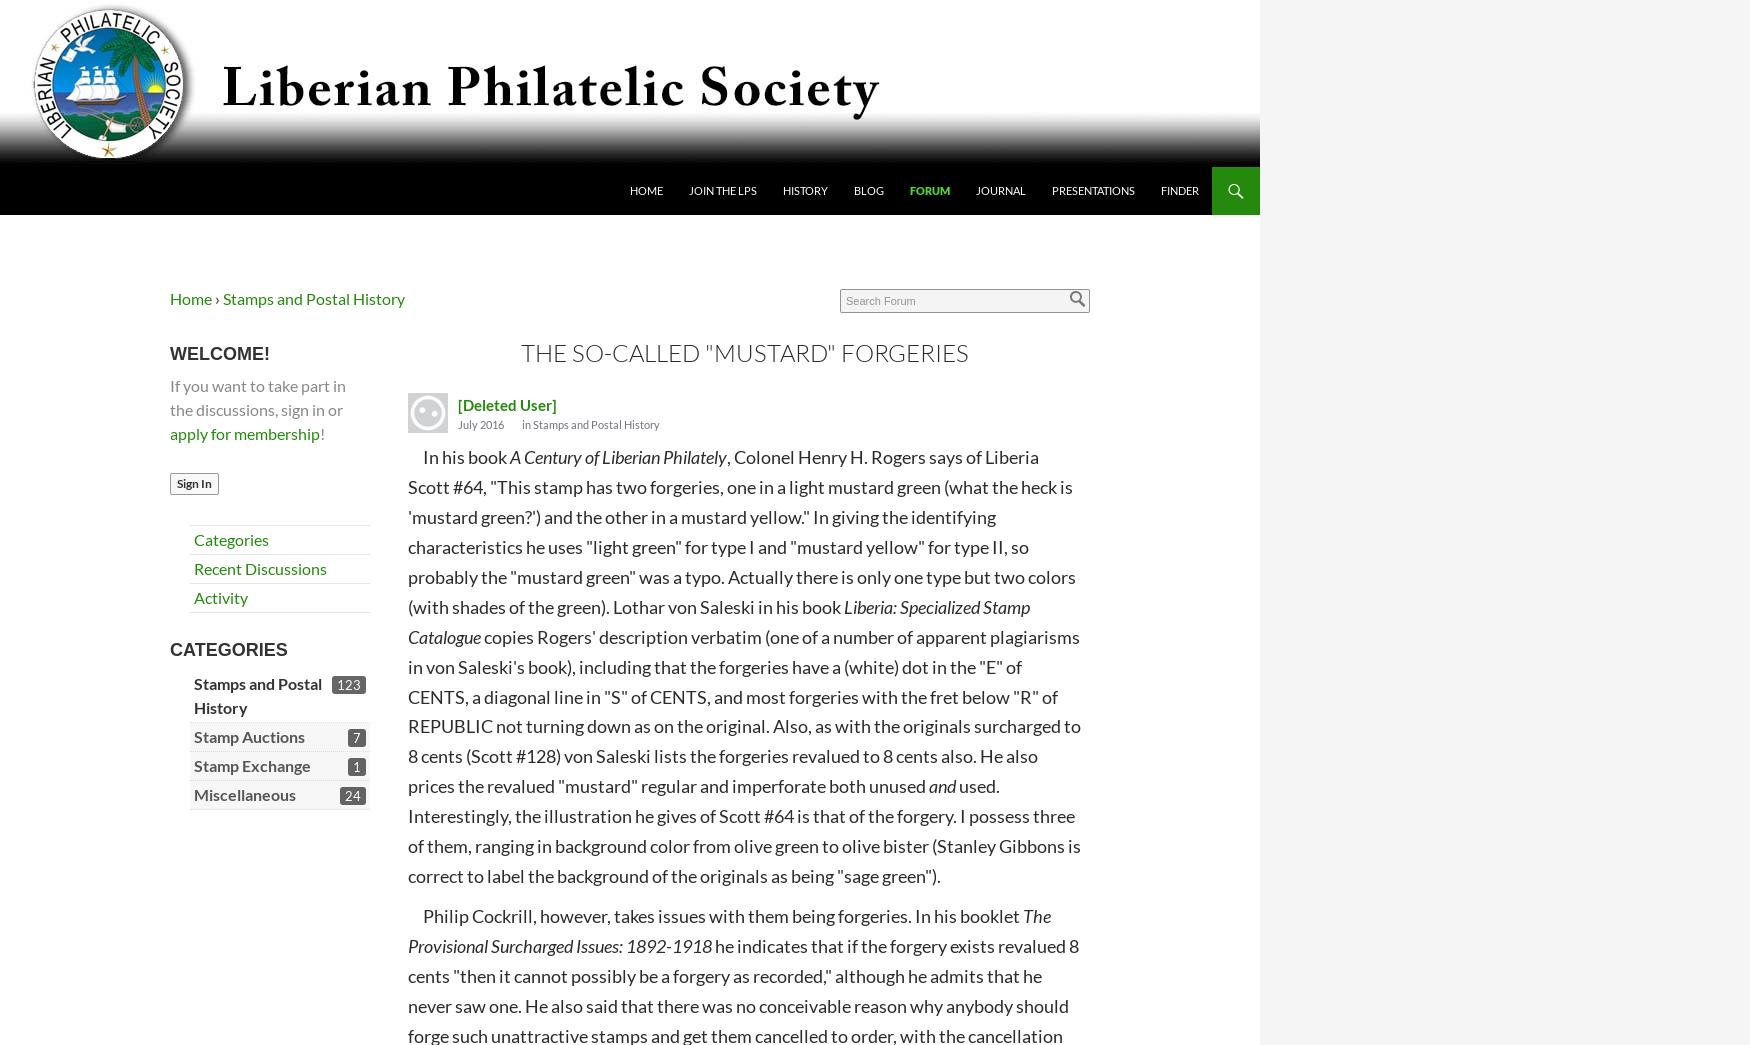 The height and width of the screenshot is (1045, 1750). What do you see at coordinates (459, 457) in the screenshot?
I see `'In his book'` at bounding box center [459, 457].